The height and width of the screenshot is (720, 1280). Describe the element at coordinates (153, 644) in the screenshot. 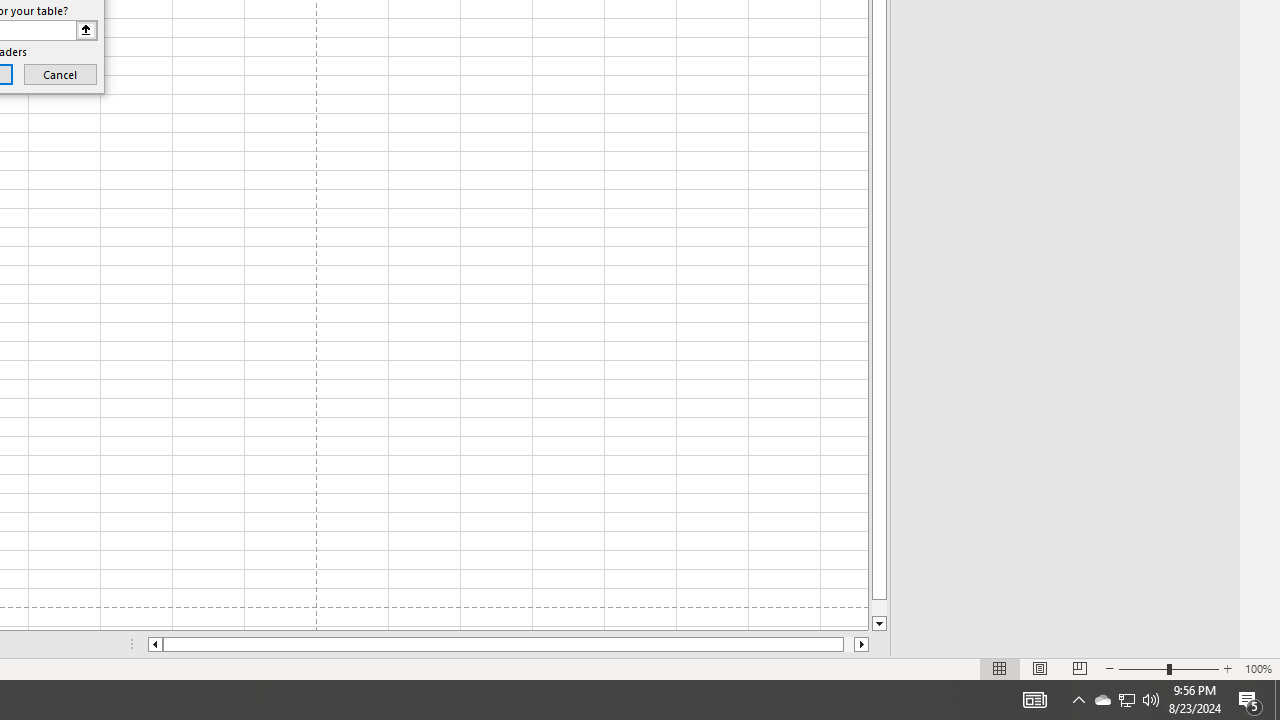

I see `'Column left'` at that location.